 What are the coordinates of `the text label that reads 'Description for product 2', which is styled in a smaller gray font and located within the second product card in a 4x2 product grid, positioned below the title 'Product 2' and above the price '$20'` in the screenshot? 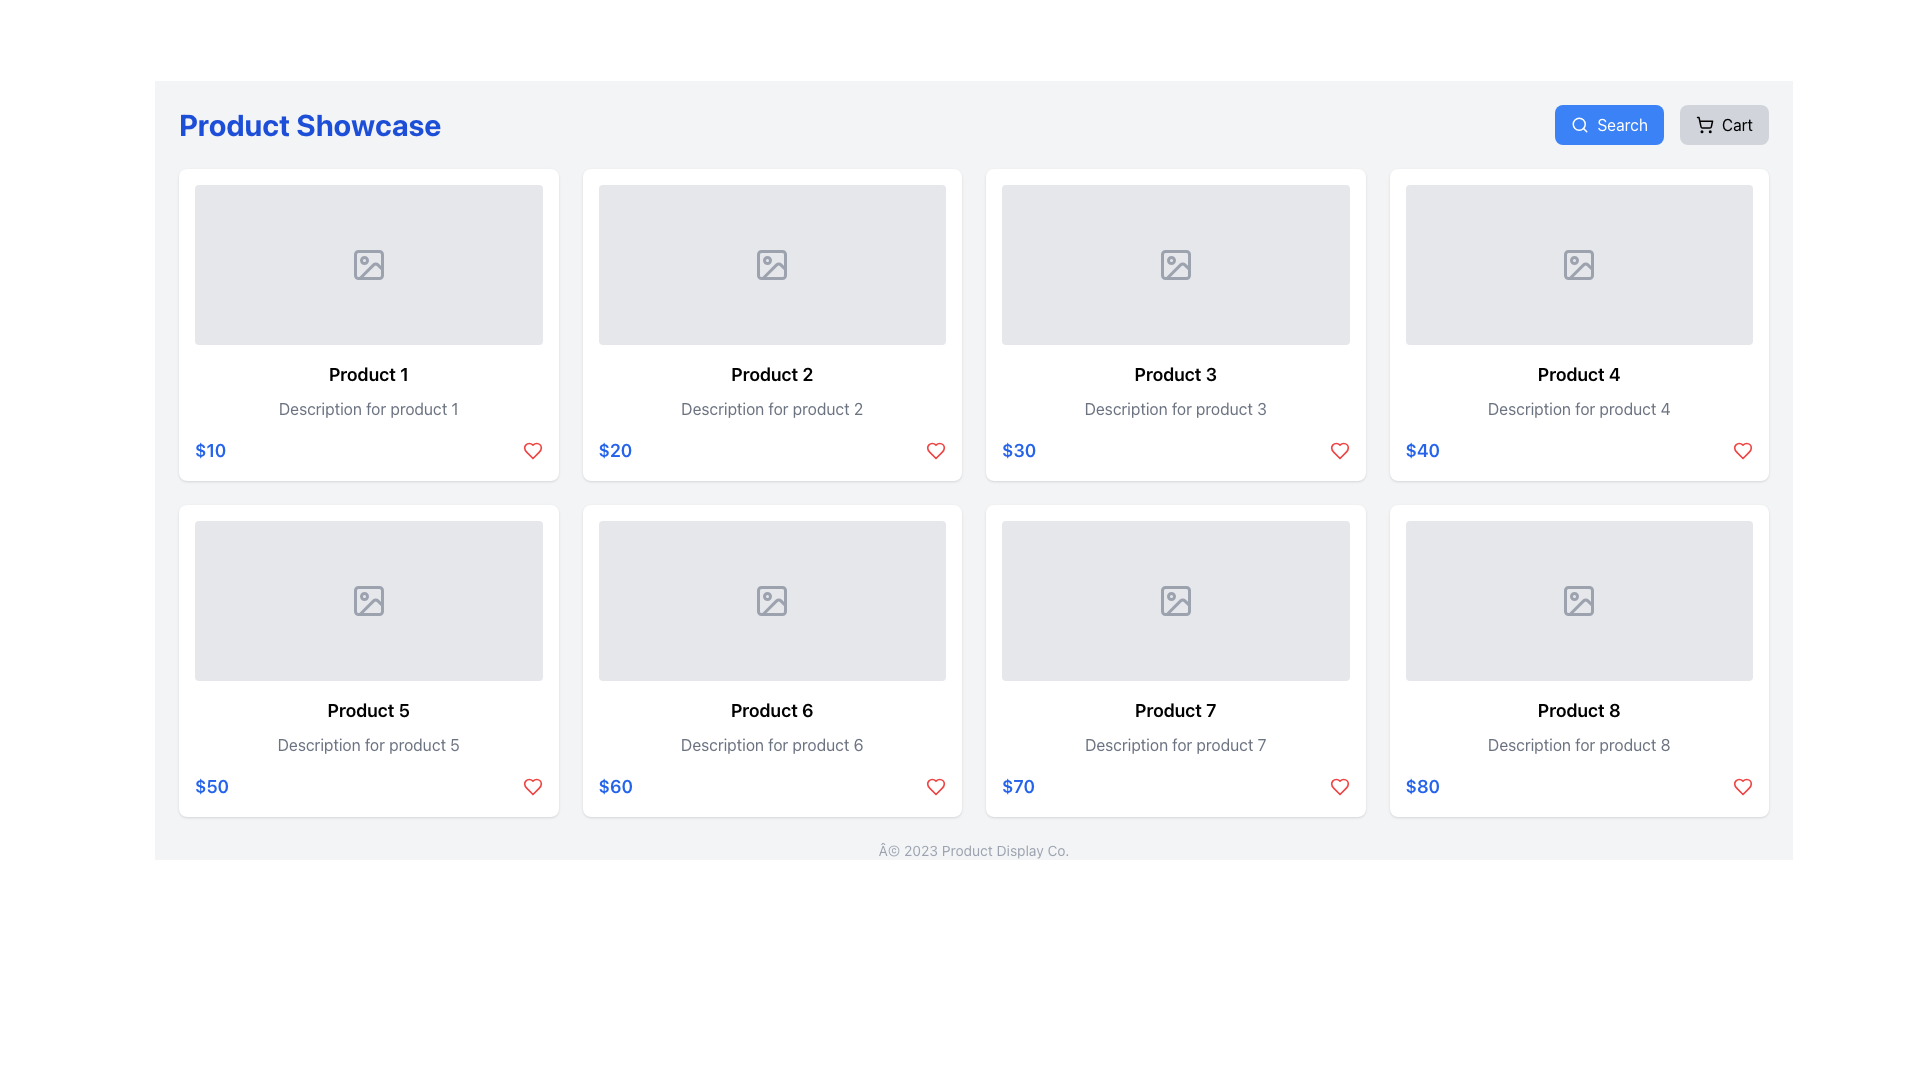 It's located at (771, 407).